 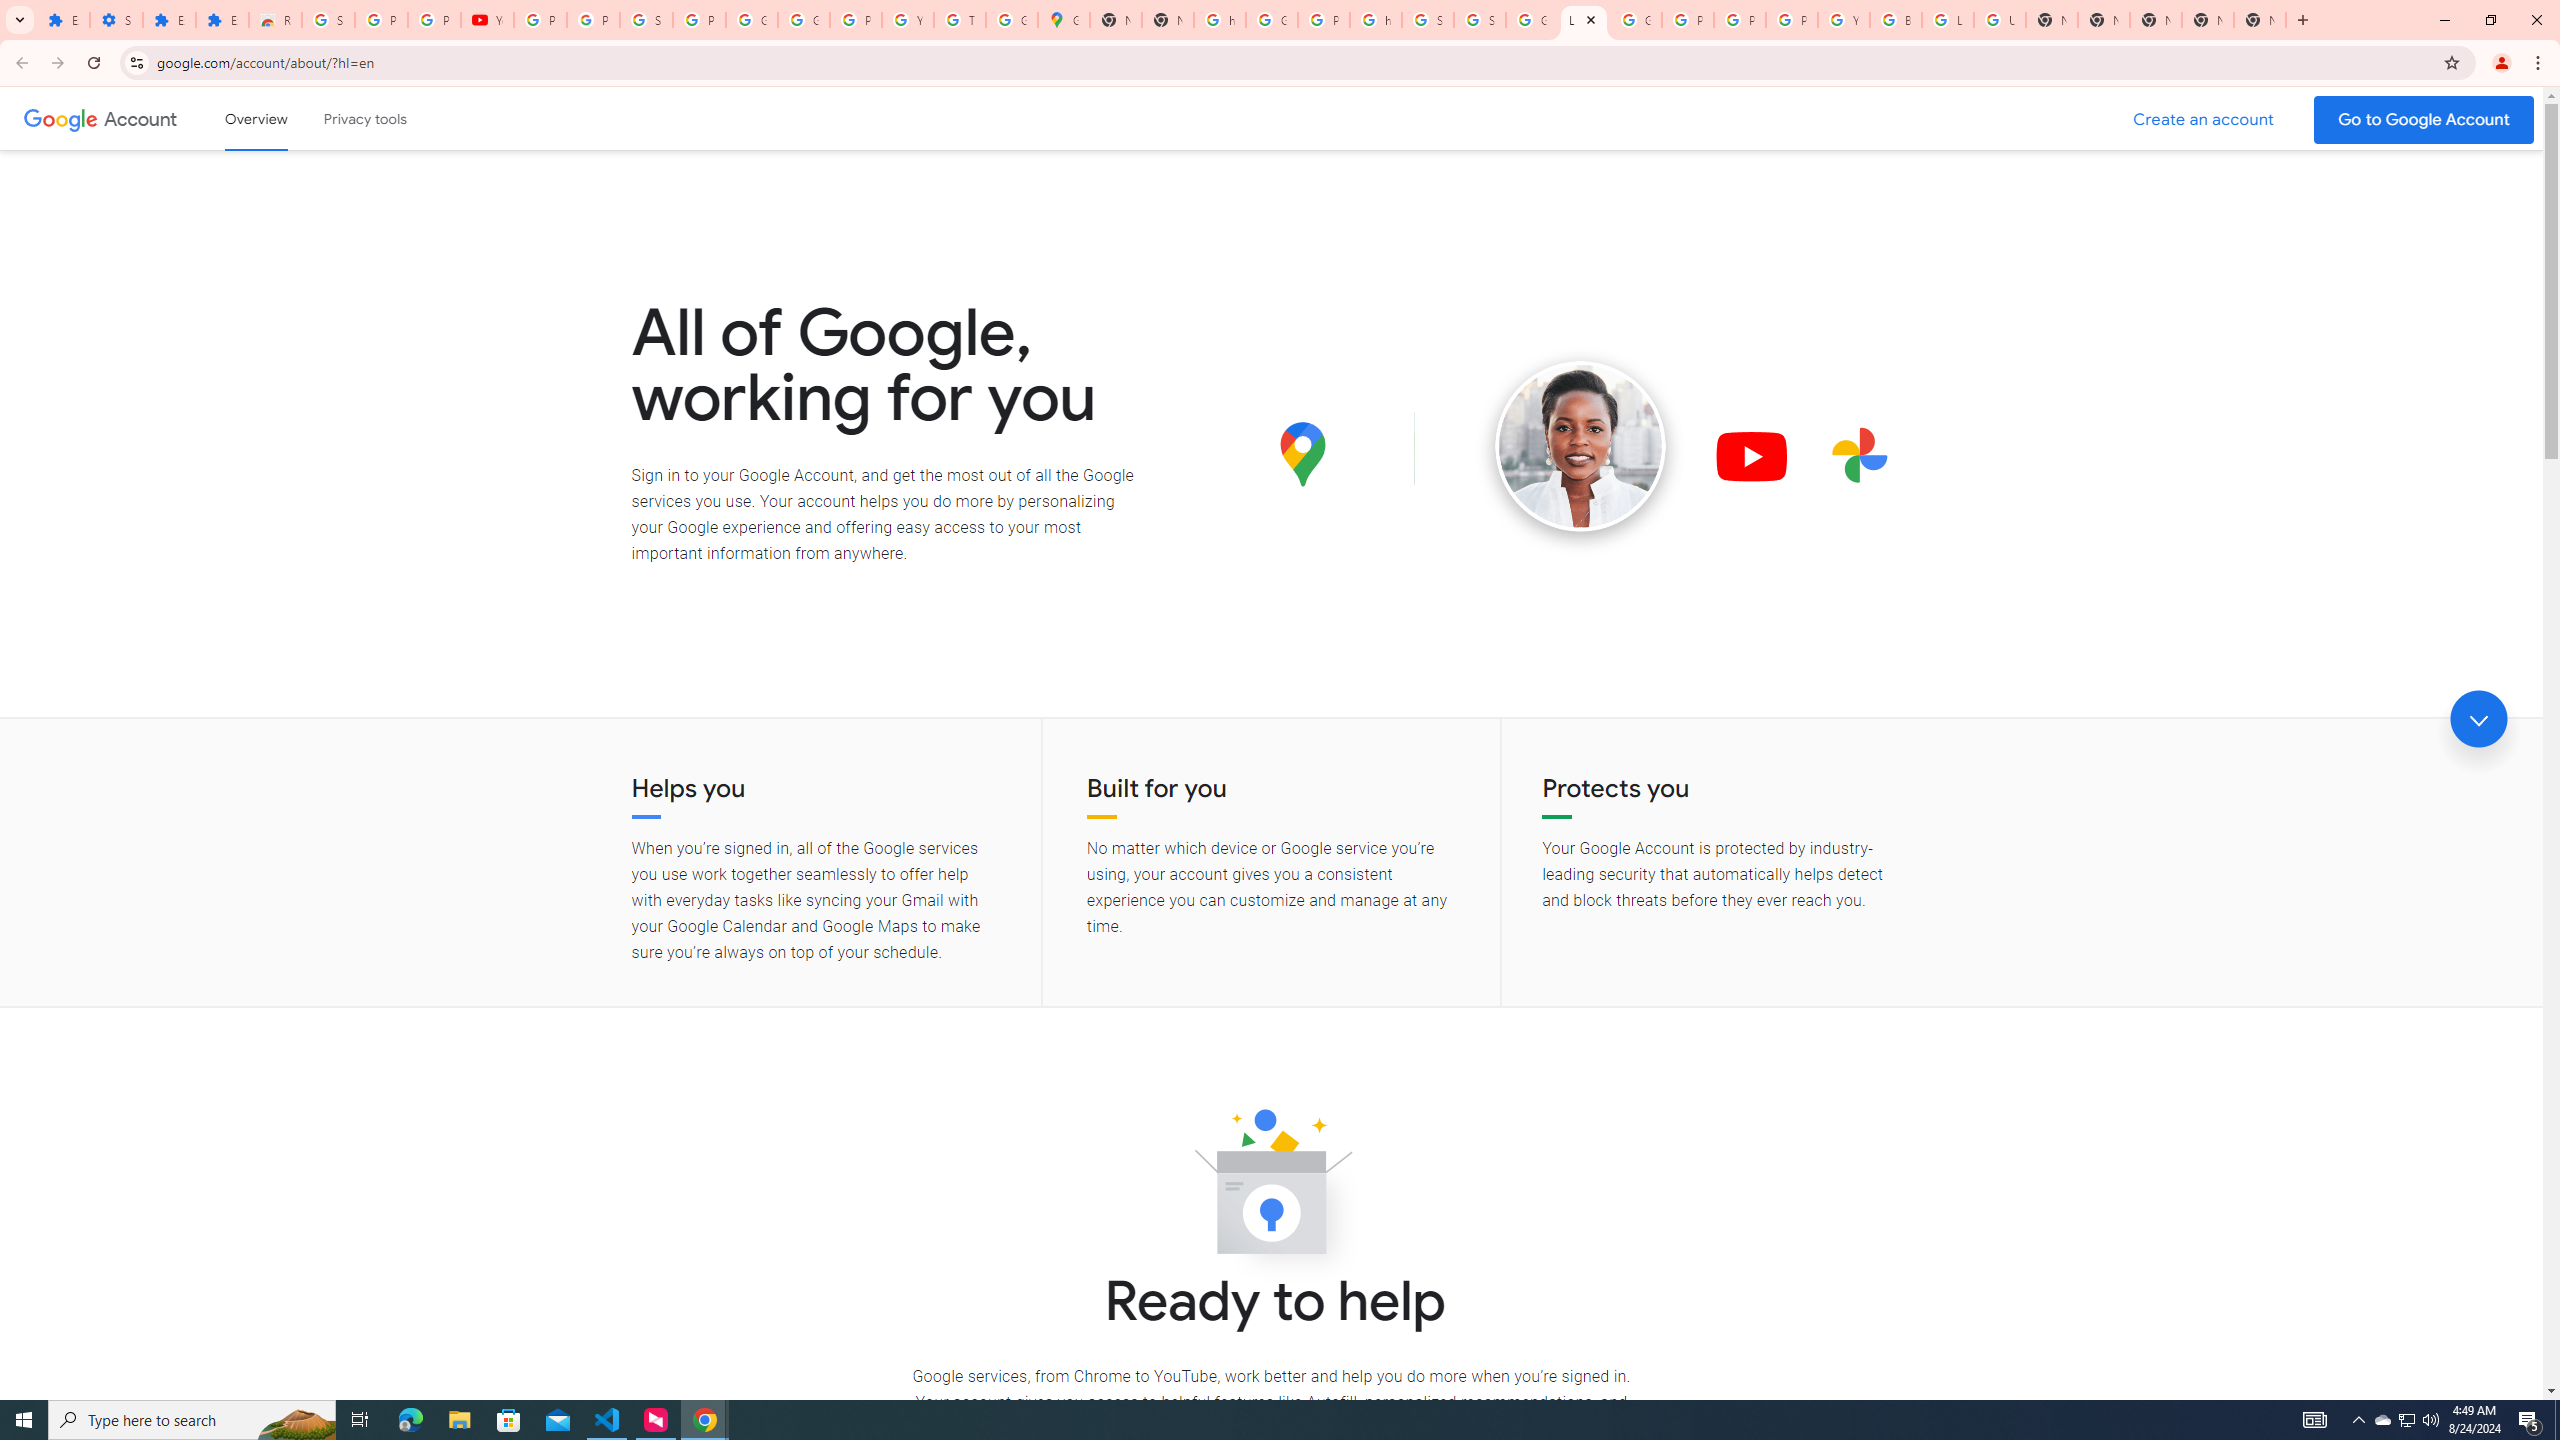 I want to click on 'Sign in - Google Accounts', so click(x=1479, y=19).